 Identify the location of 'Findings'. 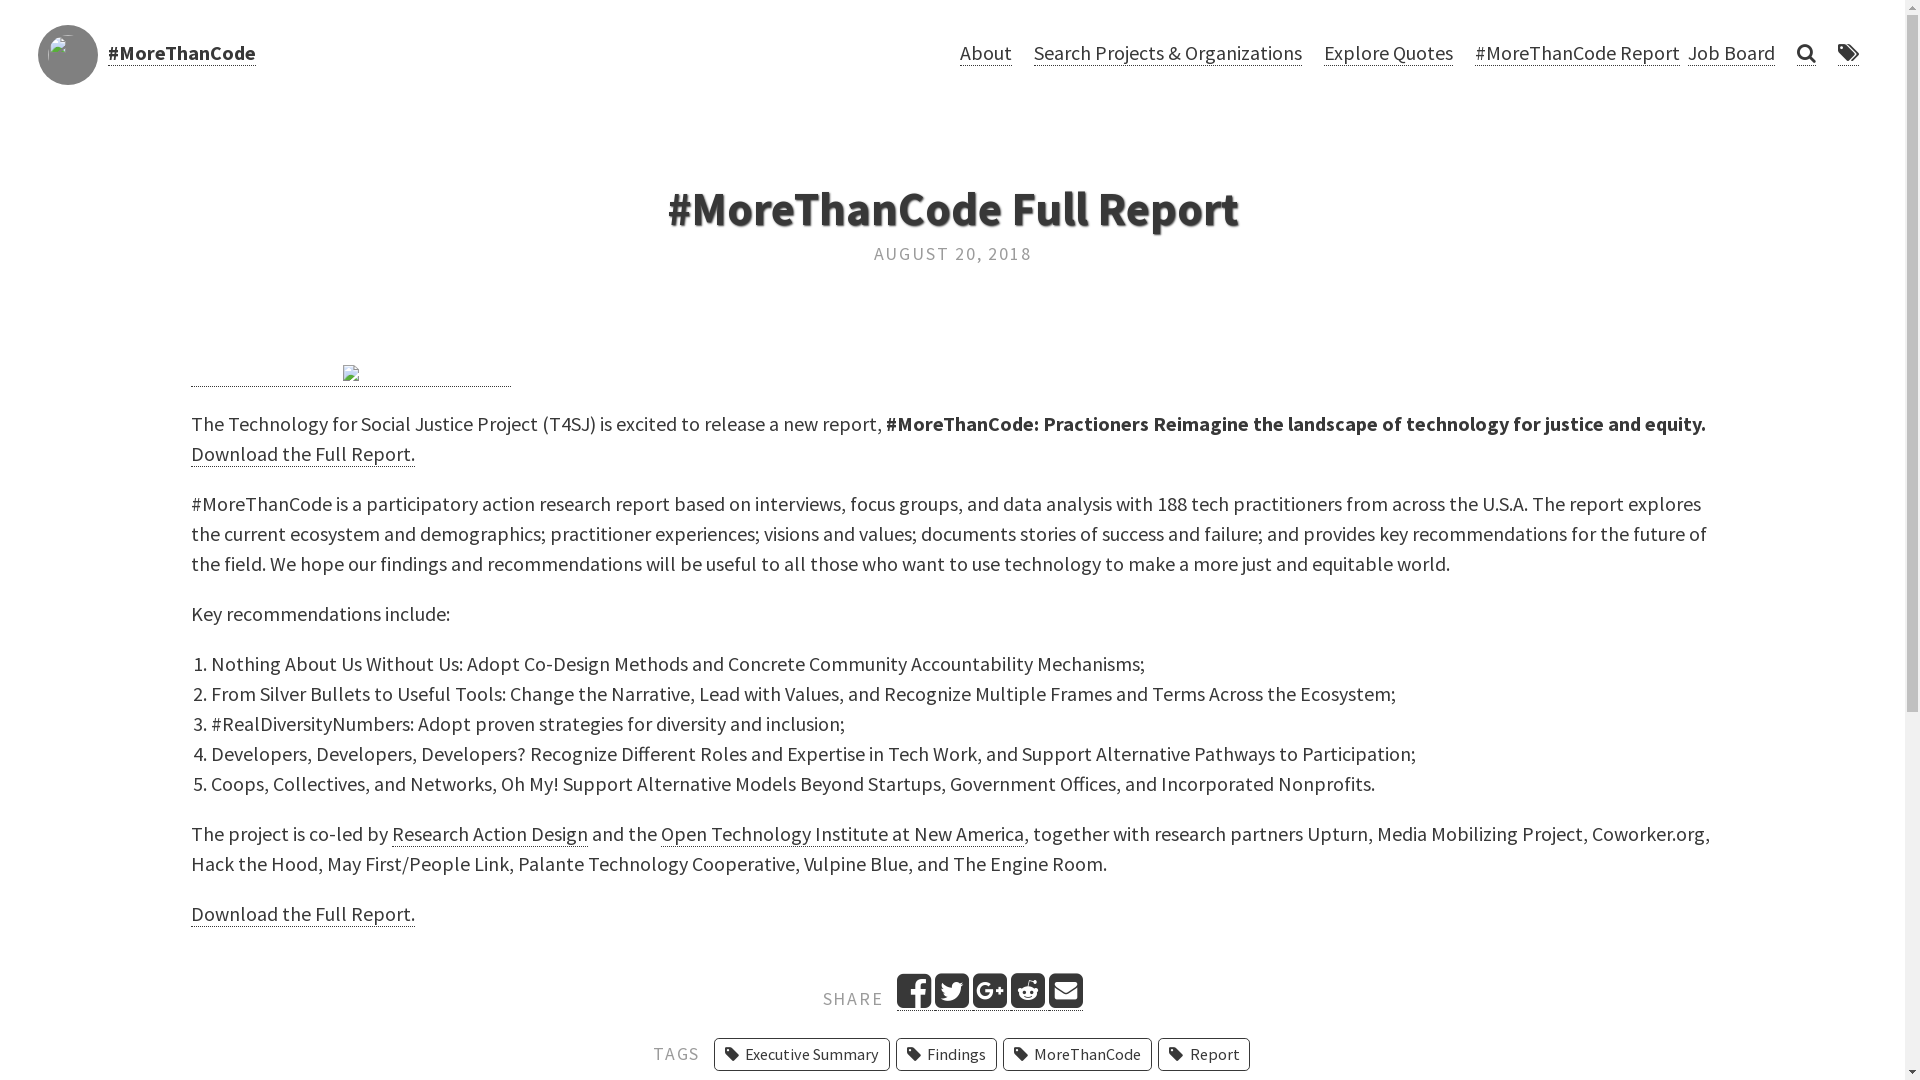
(945, 1053).